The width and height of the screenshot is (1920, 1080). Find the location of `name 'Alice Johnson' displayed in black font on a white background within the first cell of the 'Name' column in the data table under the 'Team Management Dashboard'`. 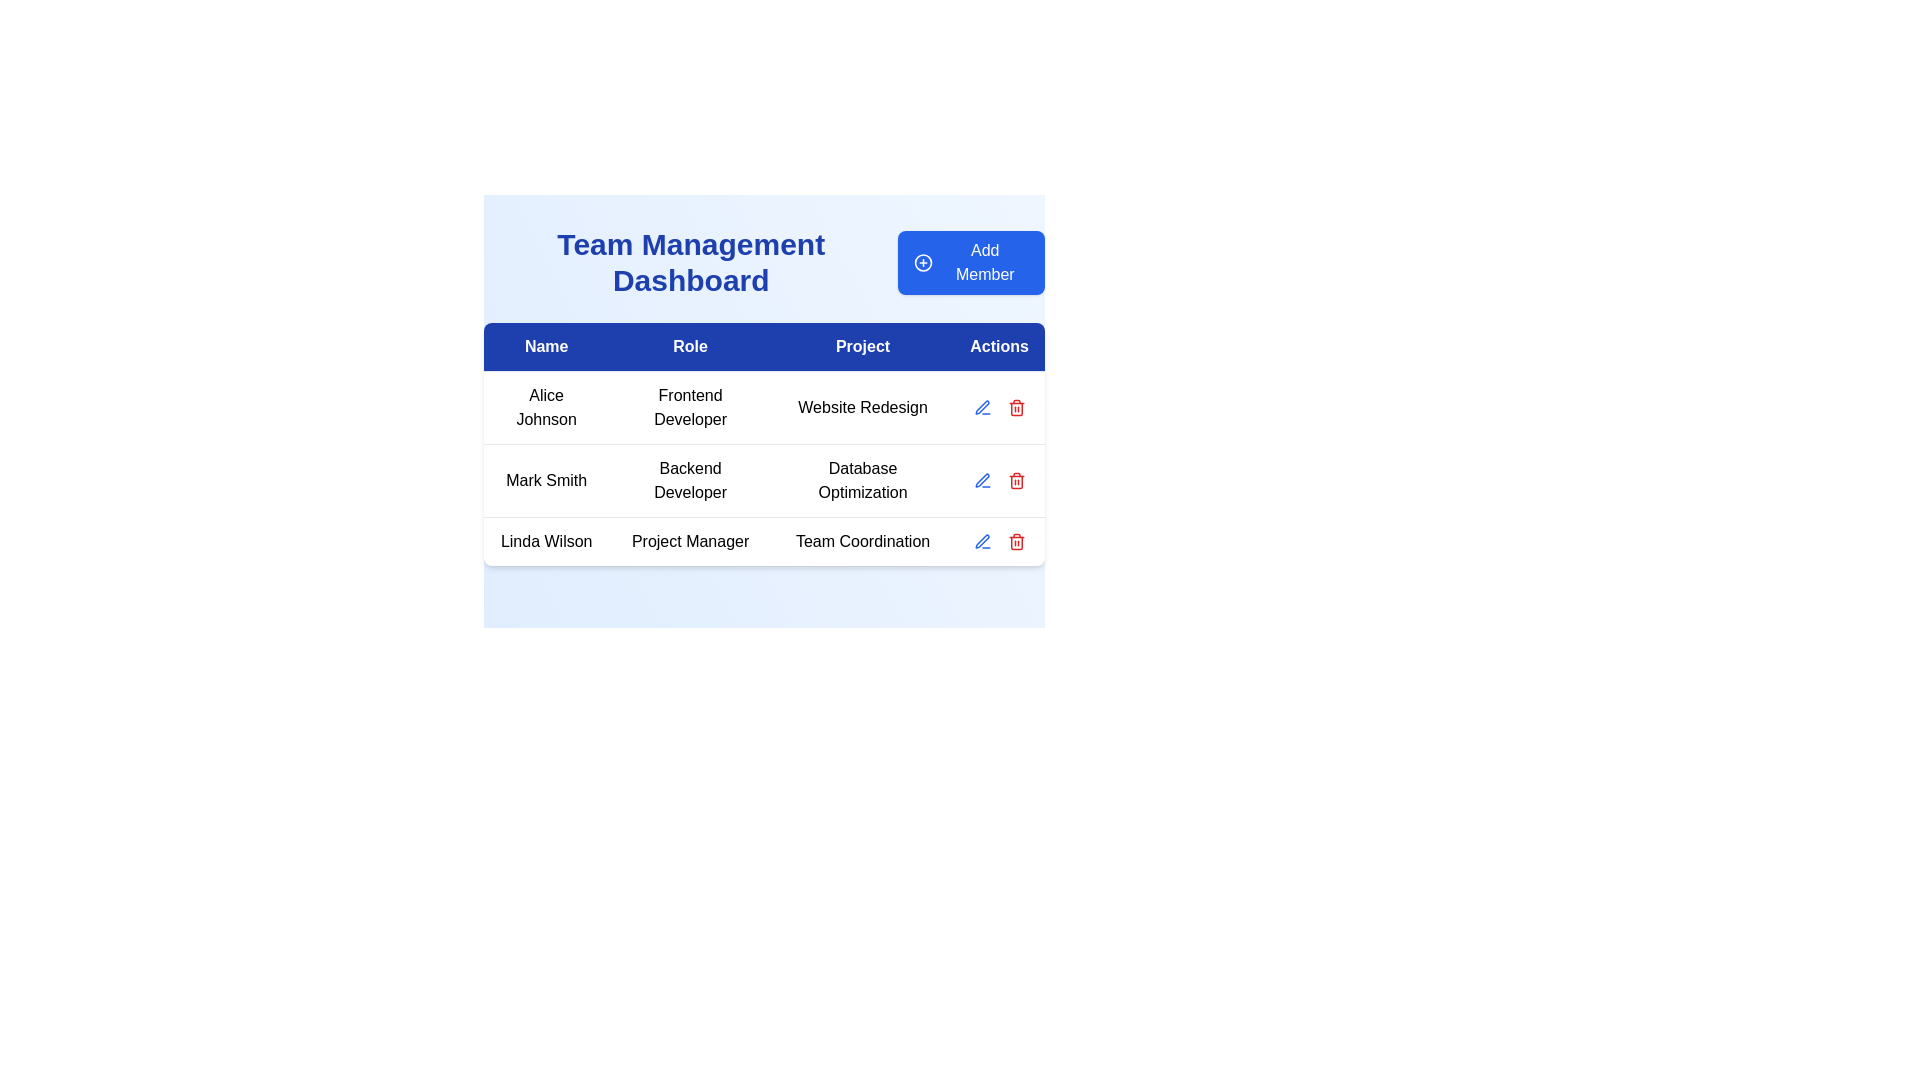

name 'Alice Johnson' displayed in black font on a white background within the first cell of the 'Name' column in the data table under the 'Team Management Dashboard' is located at coordinates (546, 407).